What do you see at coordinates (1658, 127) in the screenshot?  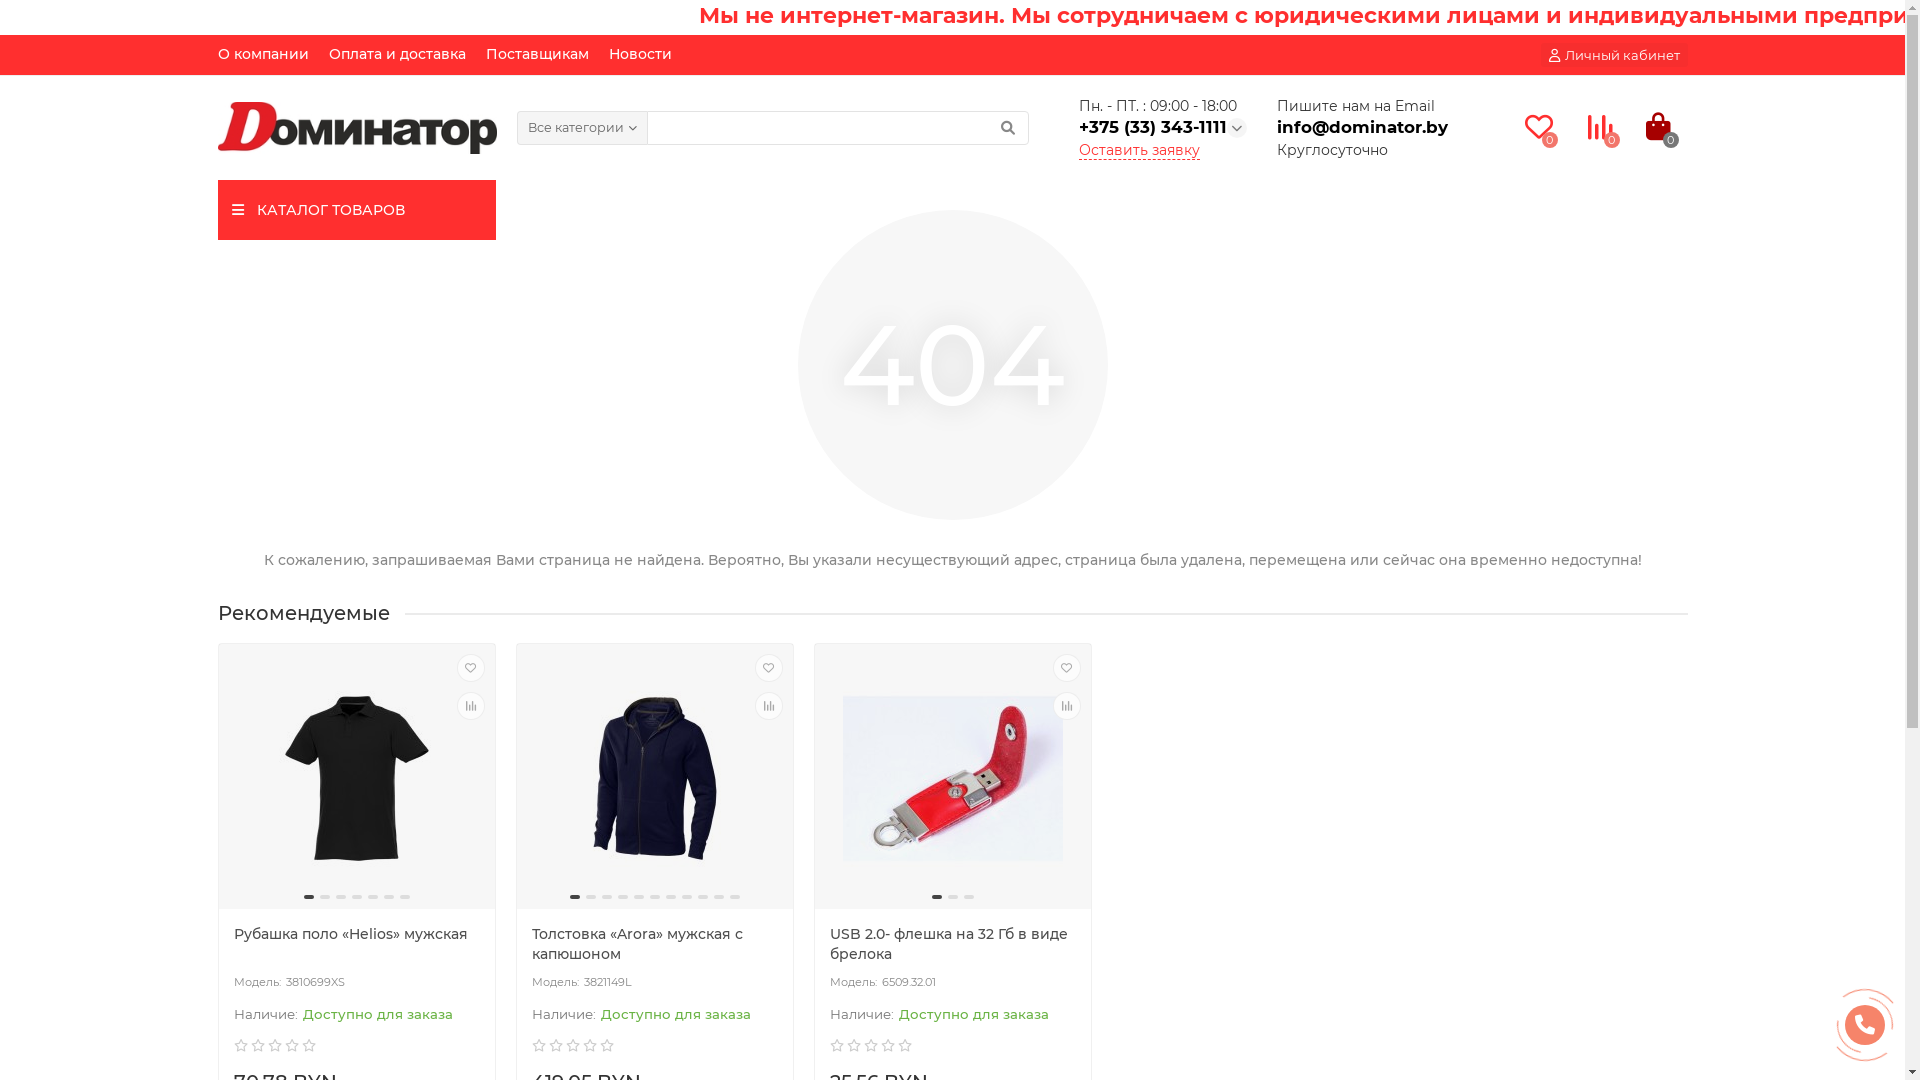 I see `'0'` at bounding box center [1658, 127].